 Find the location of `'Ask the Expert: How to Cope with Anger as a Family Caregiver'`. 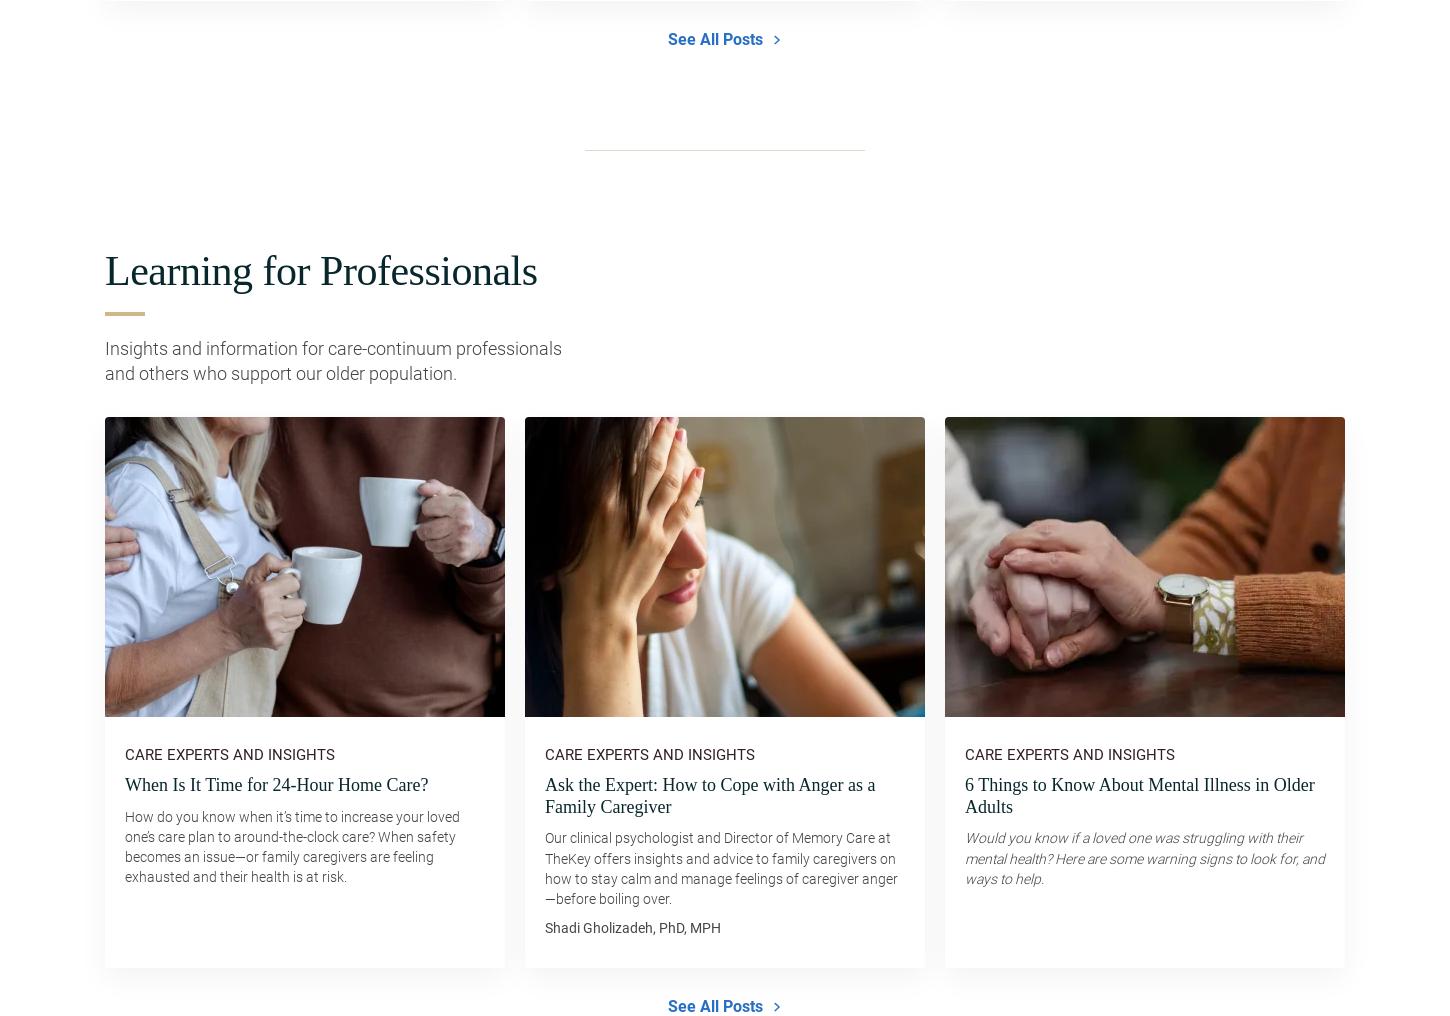

'Ask the Expert: How to Cope with Anger as a Family Caregiver' is located at coordinates (709, 794).